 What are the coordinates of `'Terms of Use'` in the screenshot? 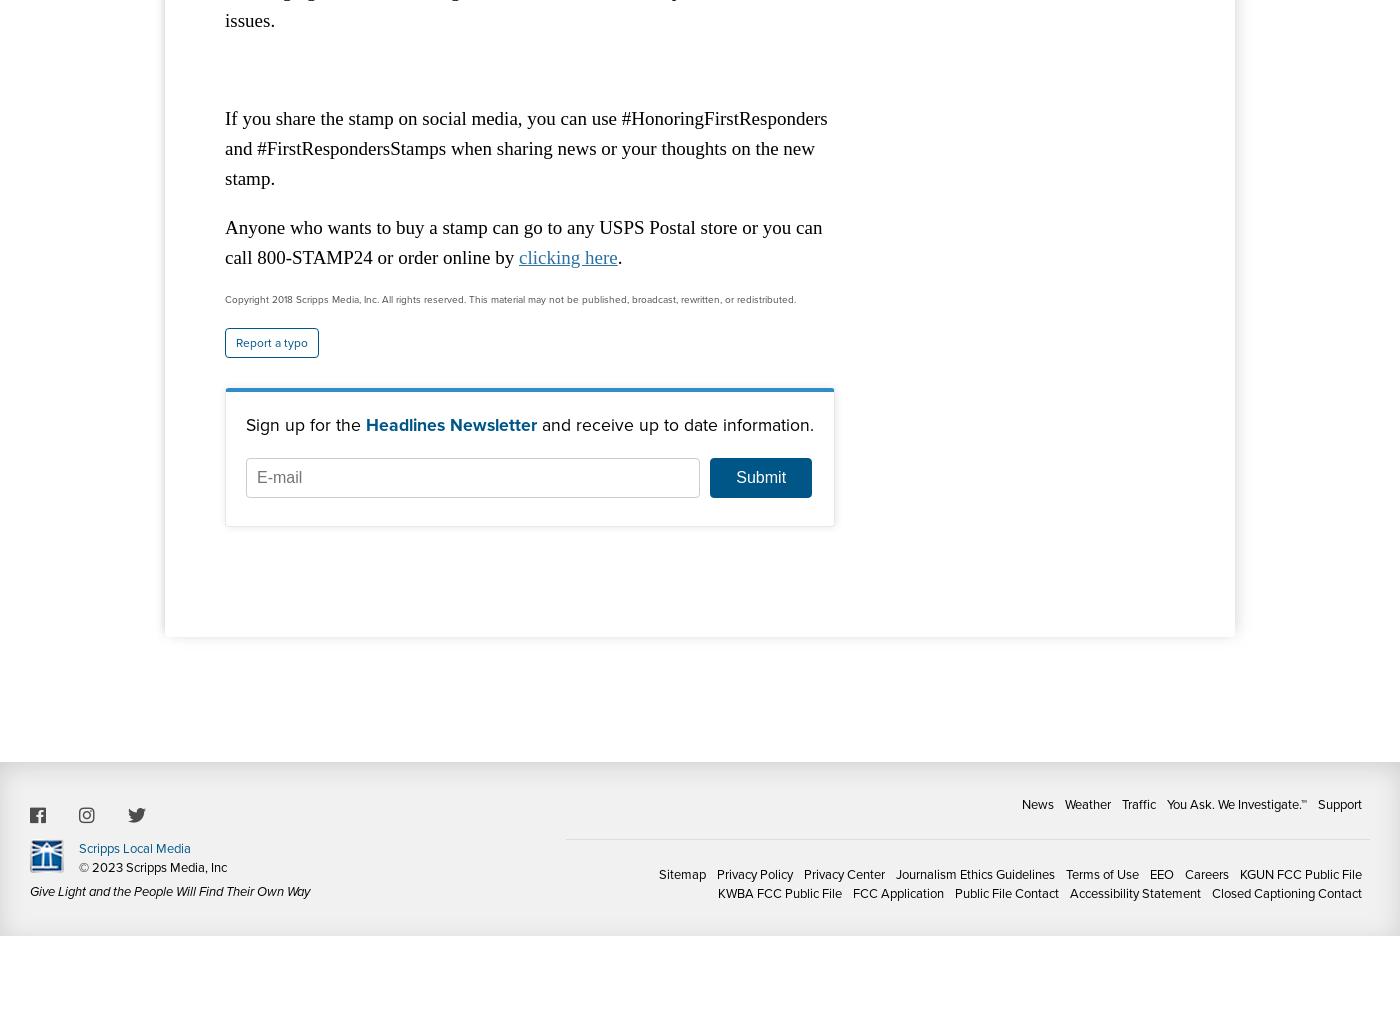 It's located at (1065, 874).